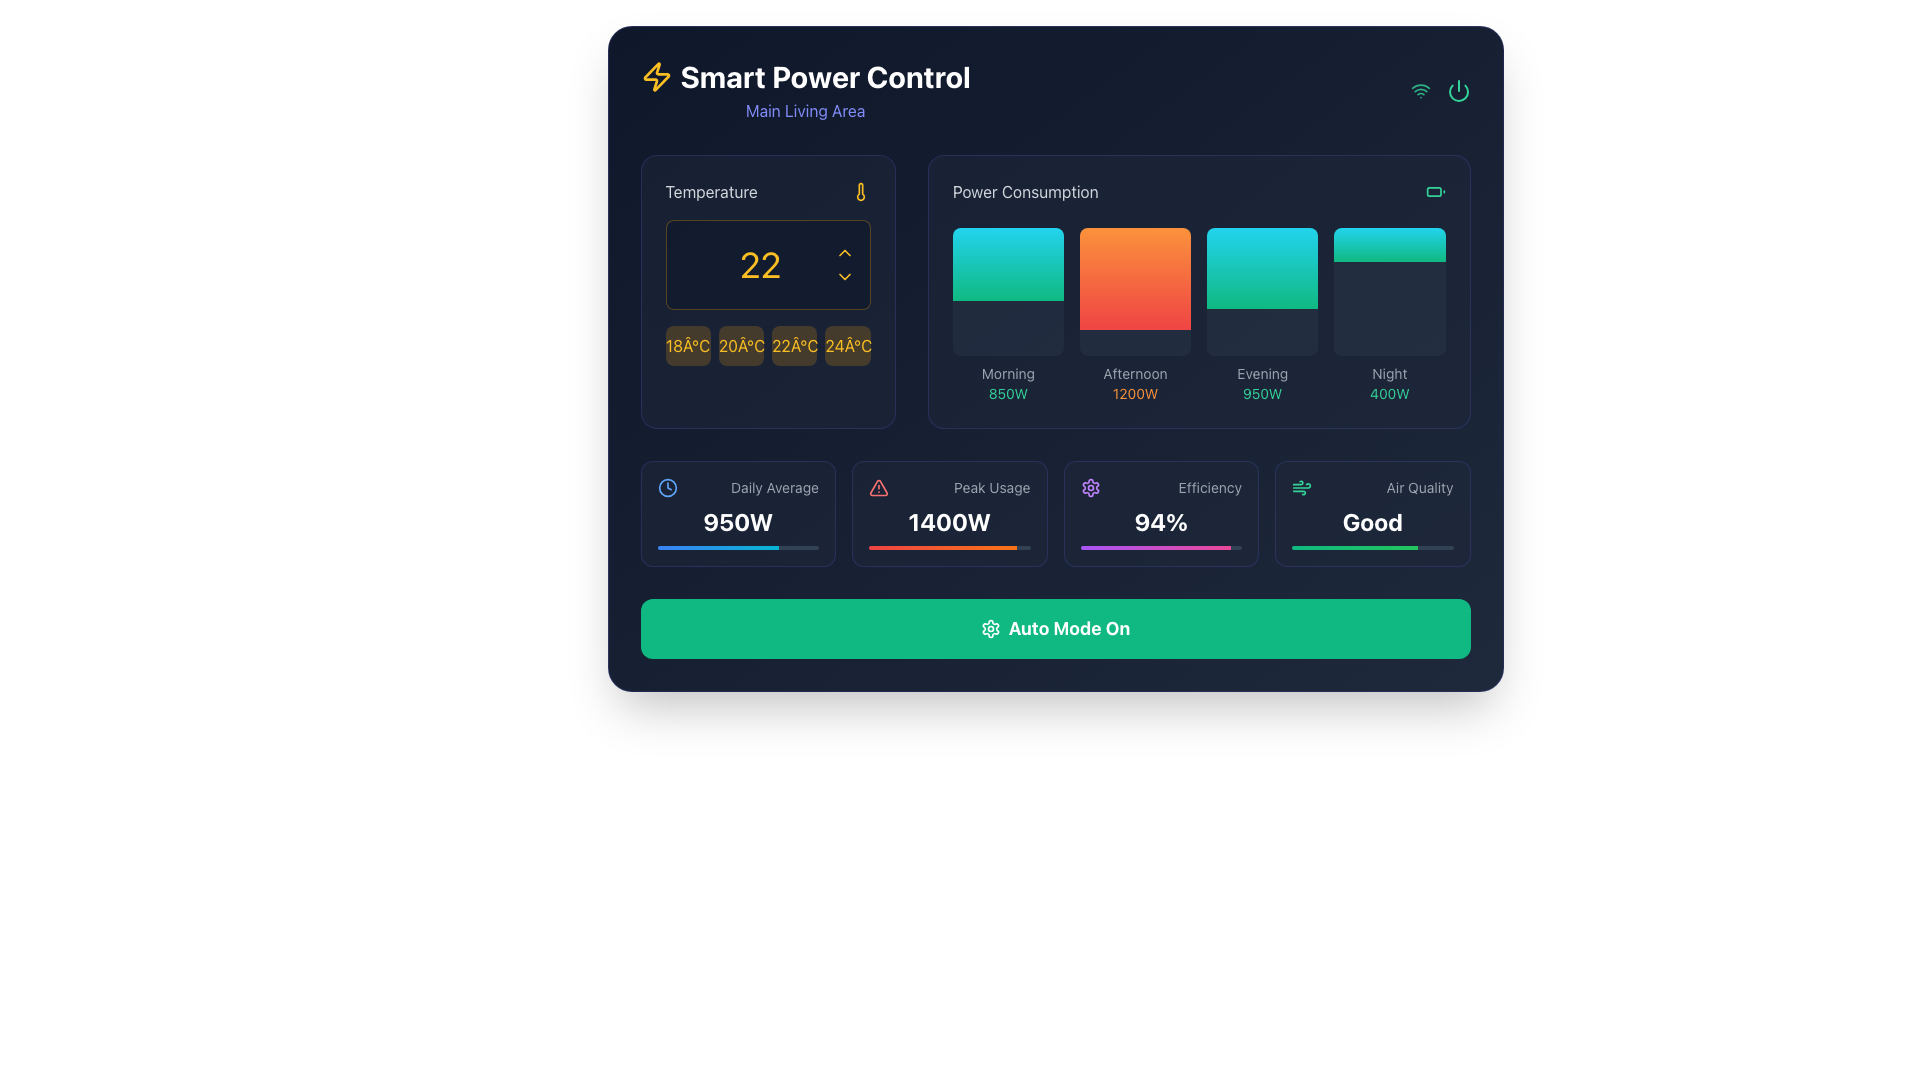 The width and height of the screenshot is (1920, 1080). Describe the element at coordinates (1161, 547) in the screenshot. I see `the Progress bar representing the 'Efficiency' metric located at the bottom of its section` at that location.